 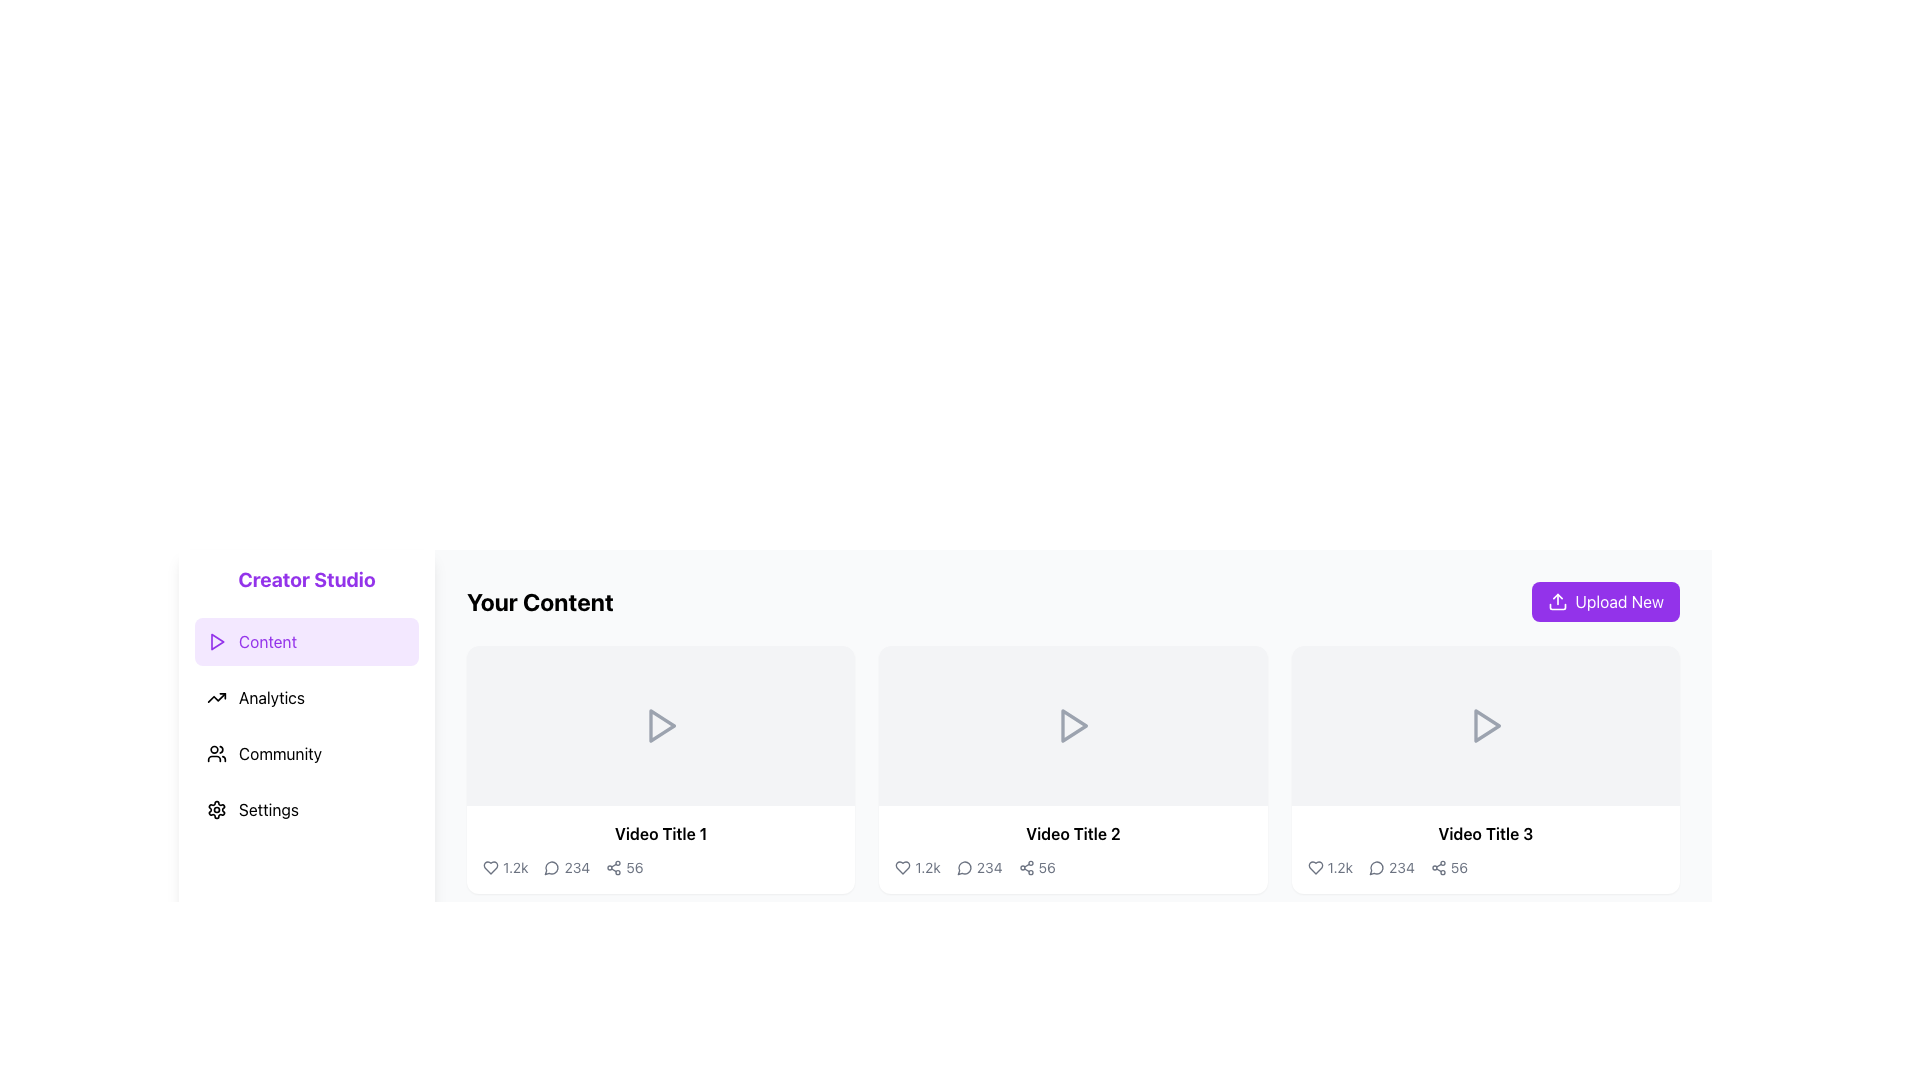 What do you see at coordinates (267, 641) in the screenshot?
I see `the text label reading 'Content' in bold purple font located in the top-left corner of the layout under 'Creator Studio'` at bounding box center [267, 641].